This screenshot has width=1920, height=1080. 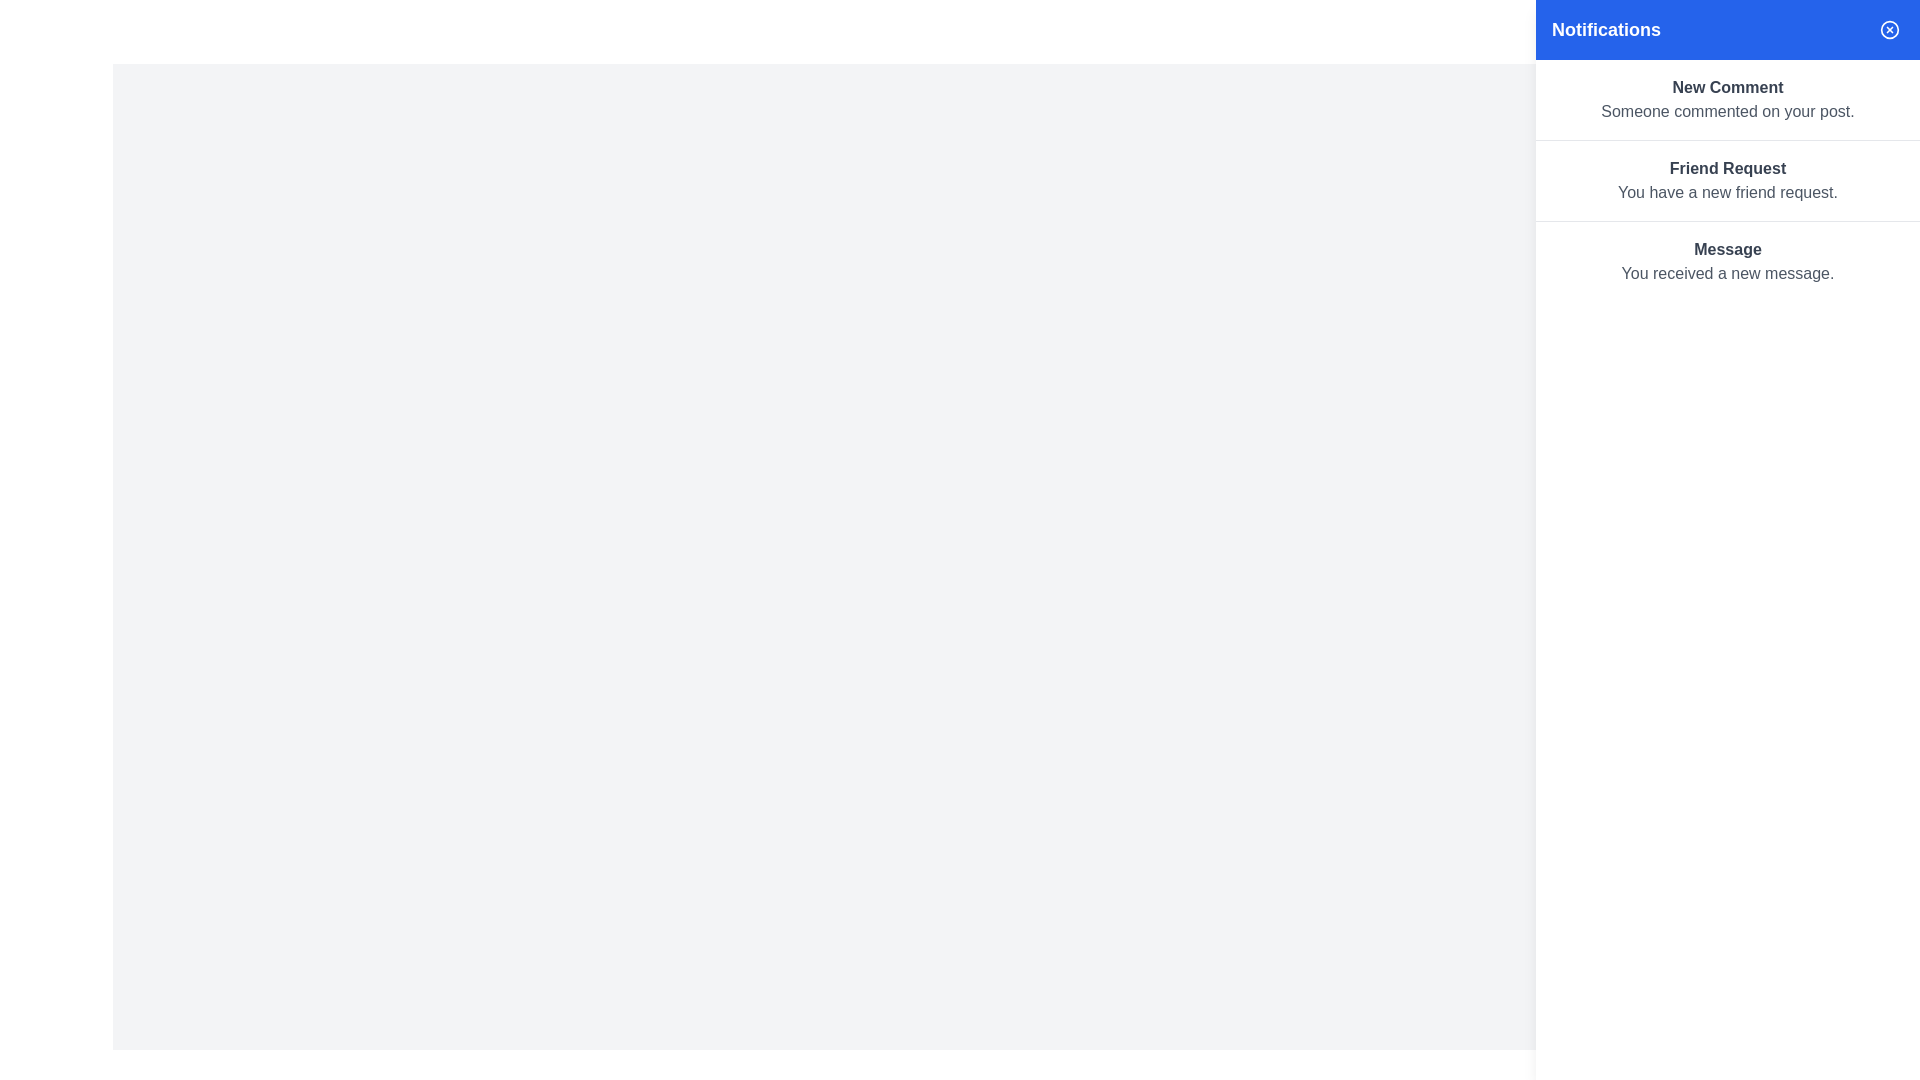 I want to click on the SVG circle element located at the top-right corner of the Notifications panel, which is part of the close icon, so click(x=1889, y=30).